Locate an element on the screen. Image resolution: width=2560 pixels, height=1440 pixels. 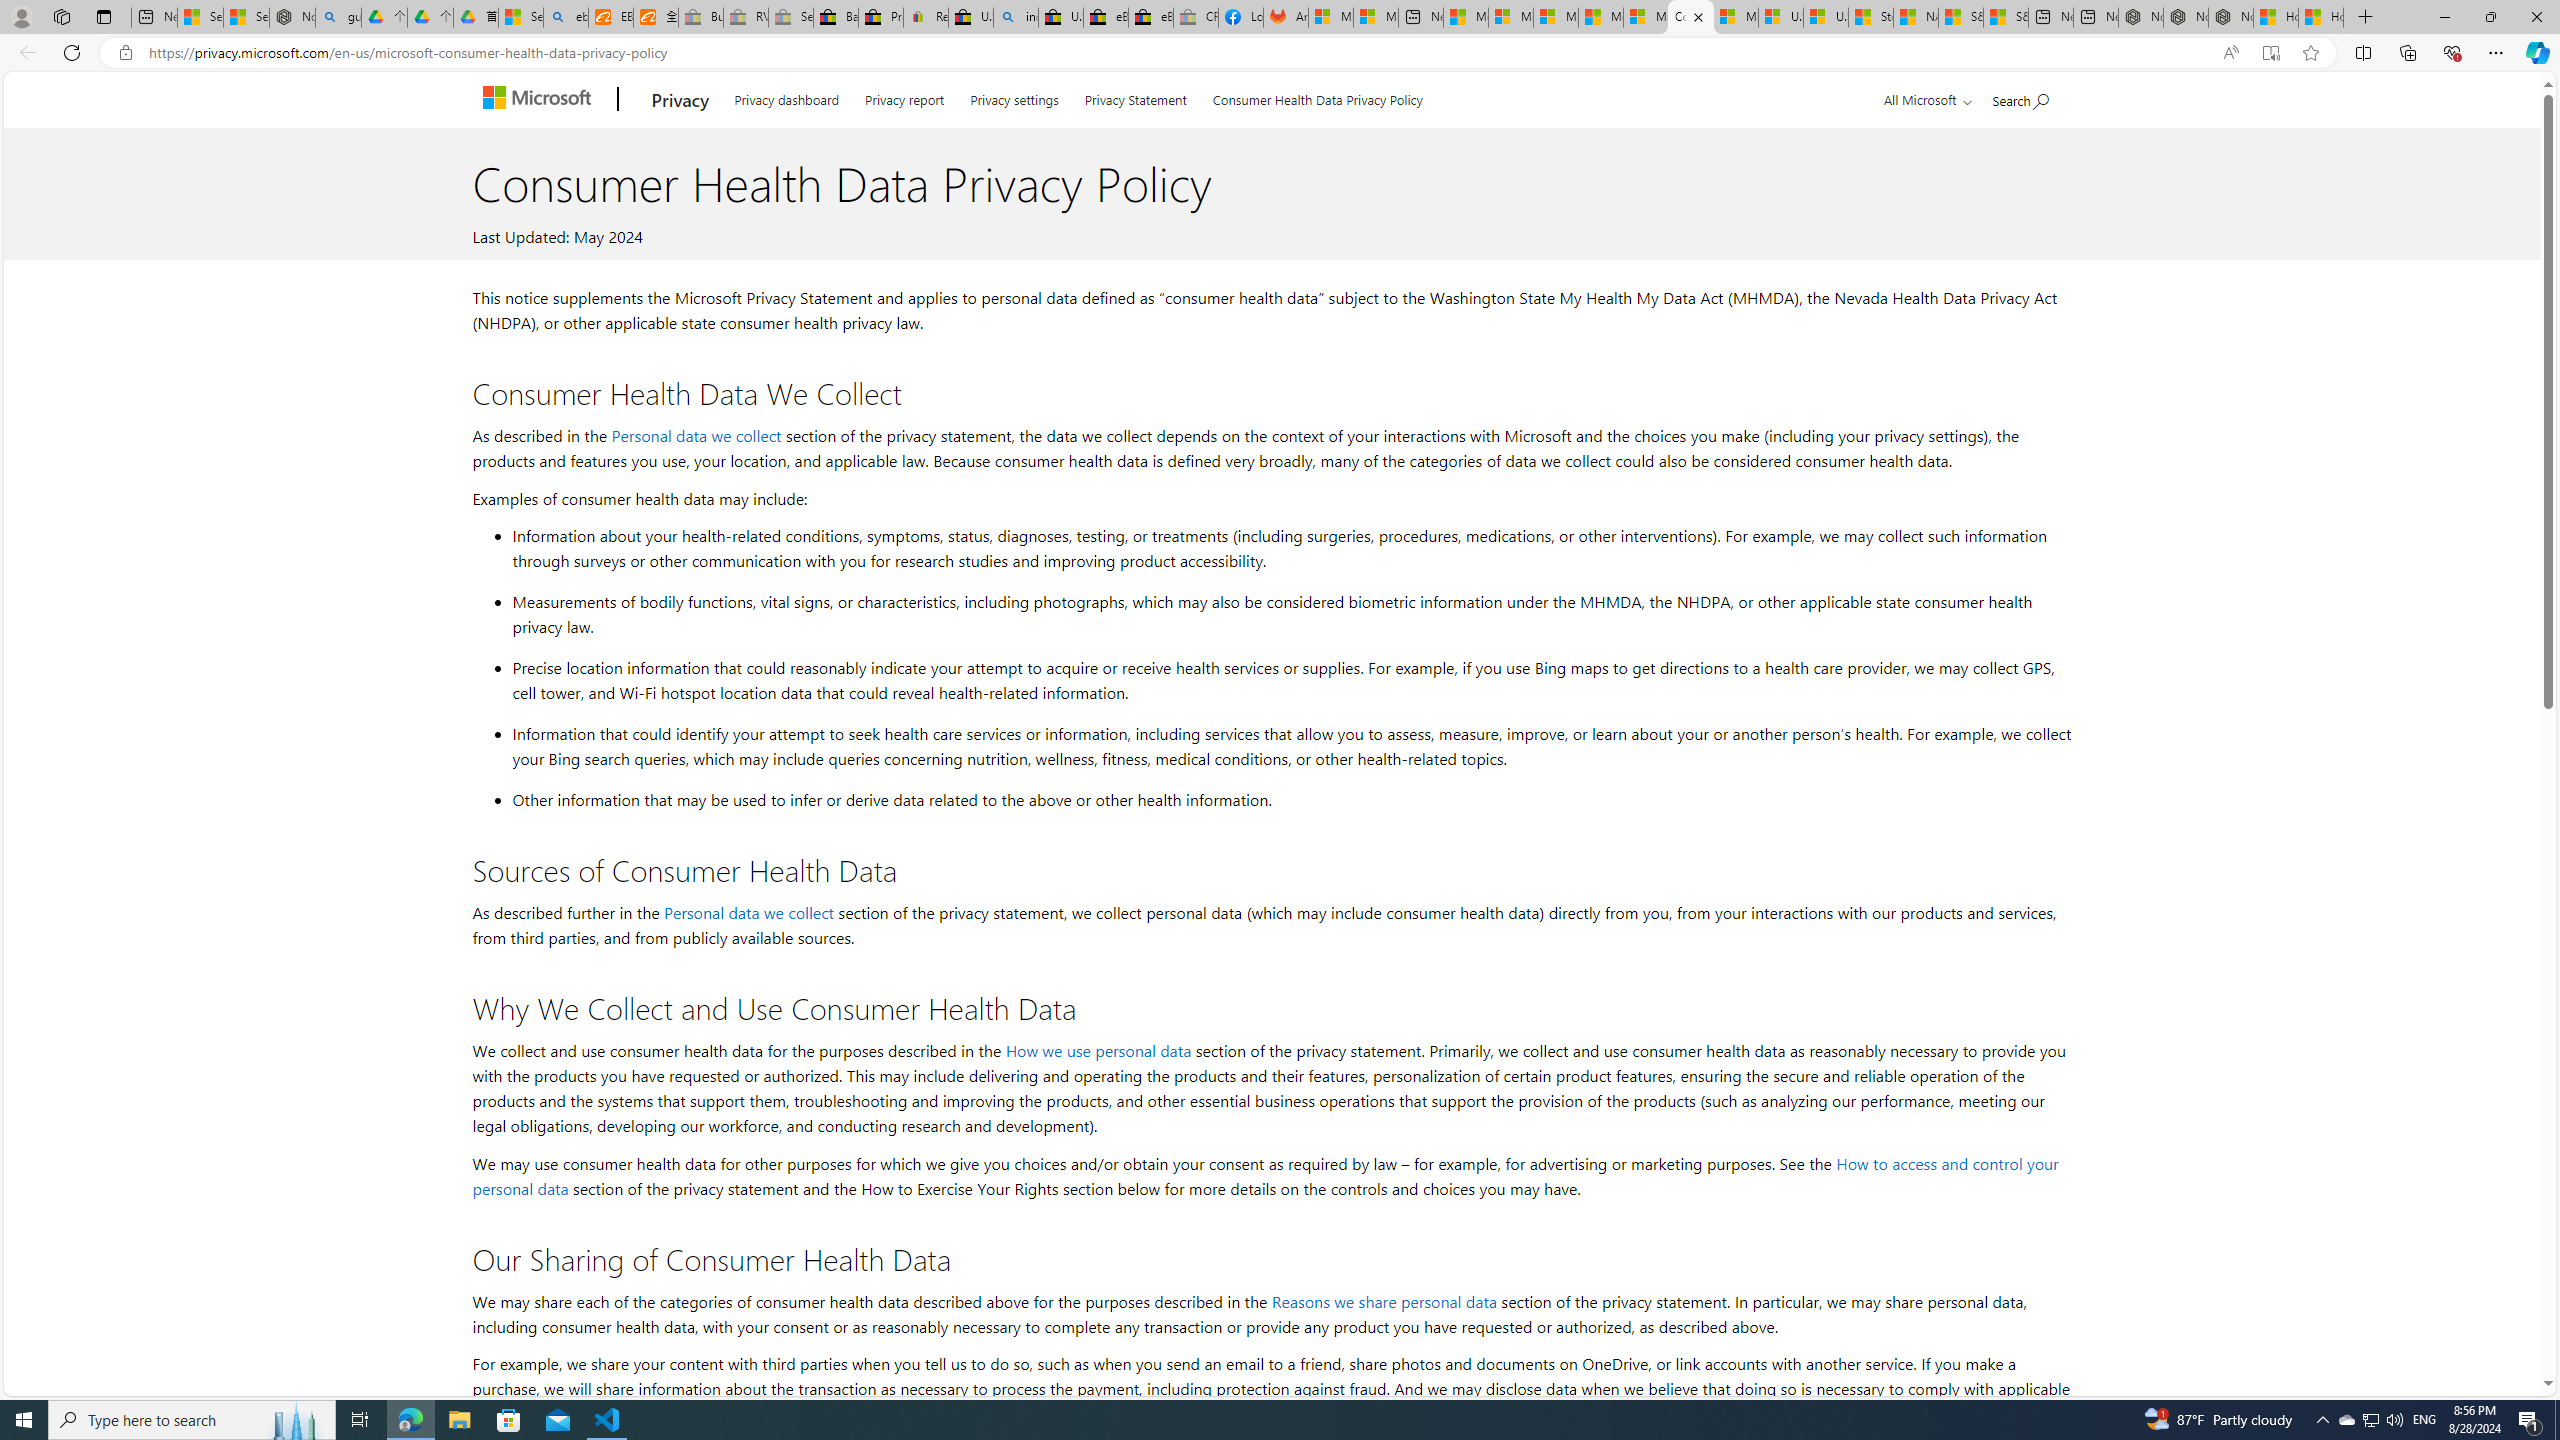
'Enter Immersive Reader (F9)' is located at coordinates (2270, 53).